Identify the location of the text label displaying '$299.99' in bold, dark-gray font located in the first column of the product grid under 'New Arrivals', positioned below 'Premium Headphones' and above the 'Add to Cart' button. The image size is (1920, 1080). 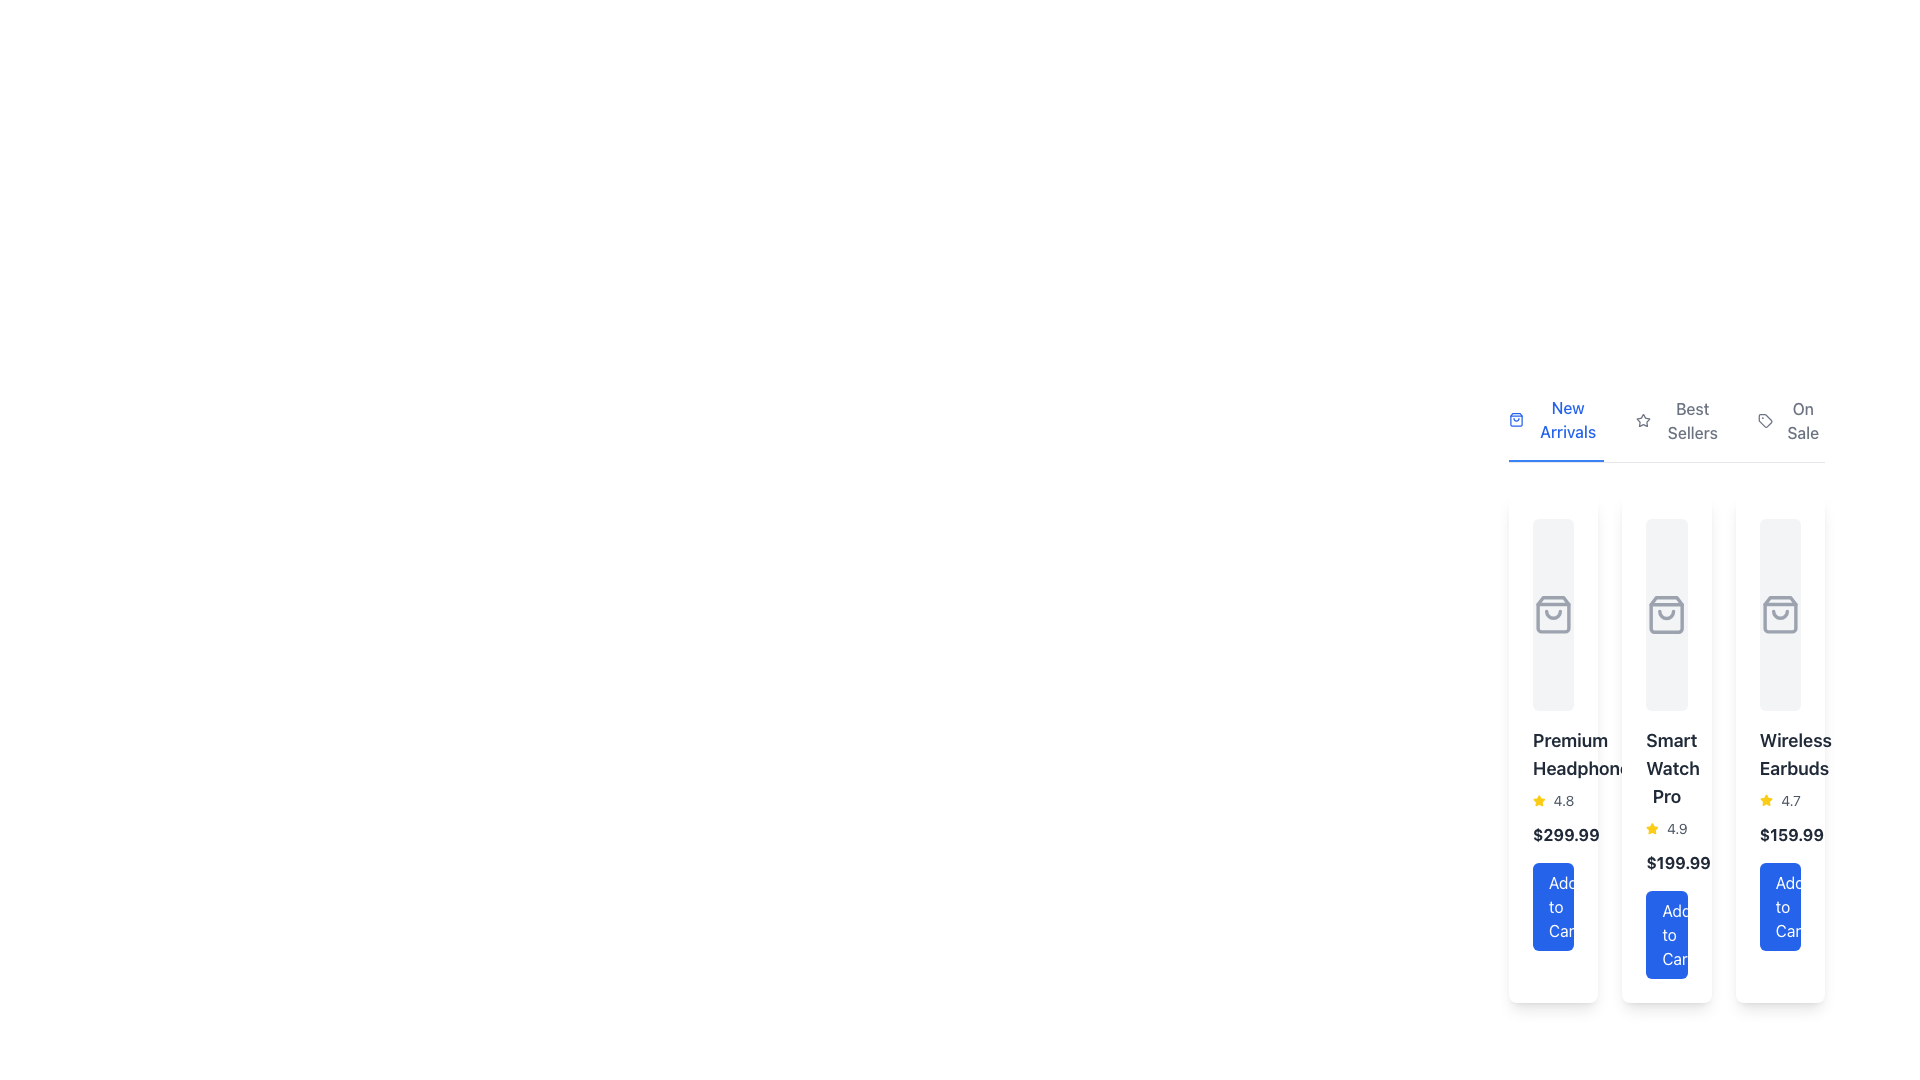
(1565, 834).